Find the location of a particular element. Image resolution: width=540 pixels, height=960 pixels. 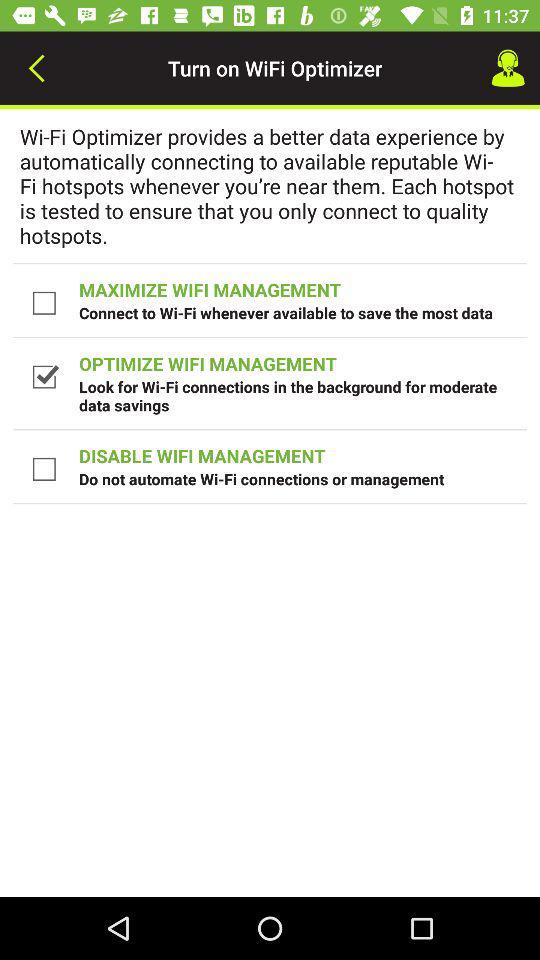

the icon next to maximize wifi management item is located at coordinates (46, 302).